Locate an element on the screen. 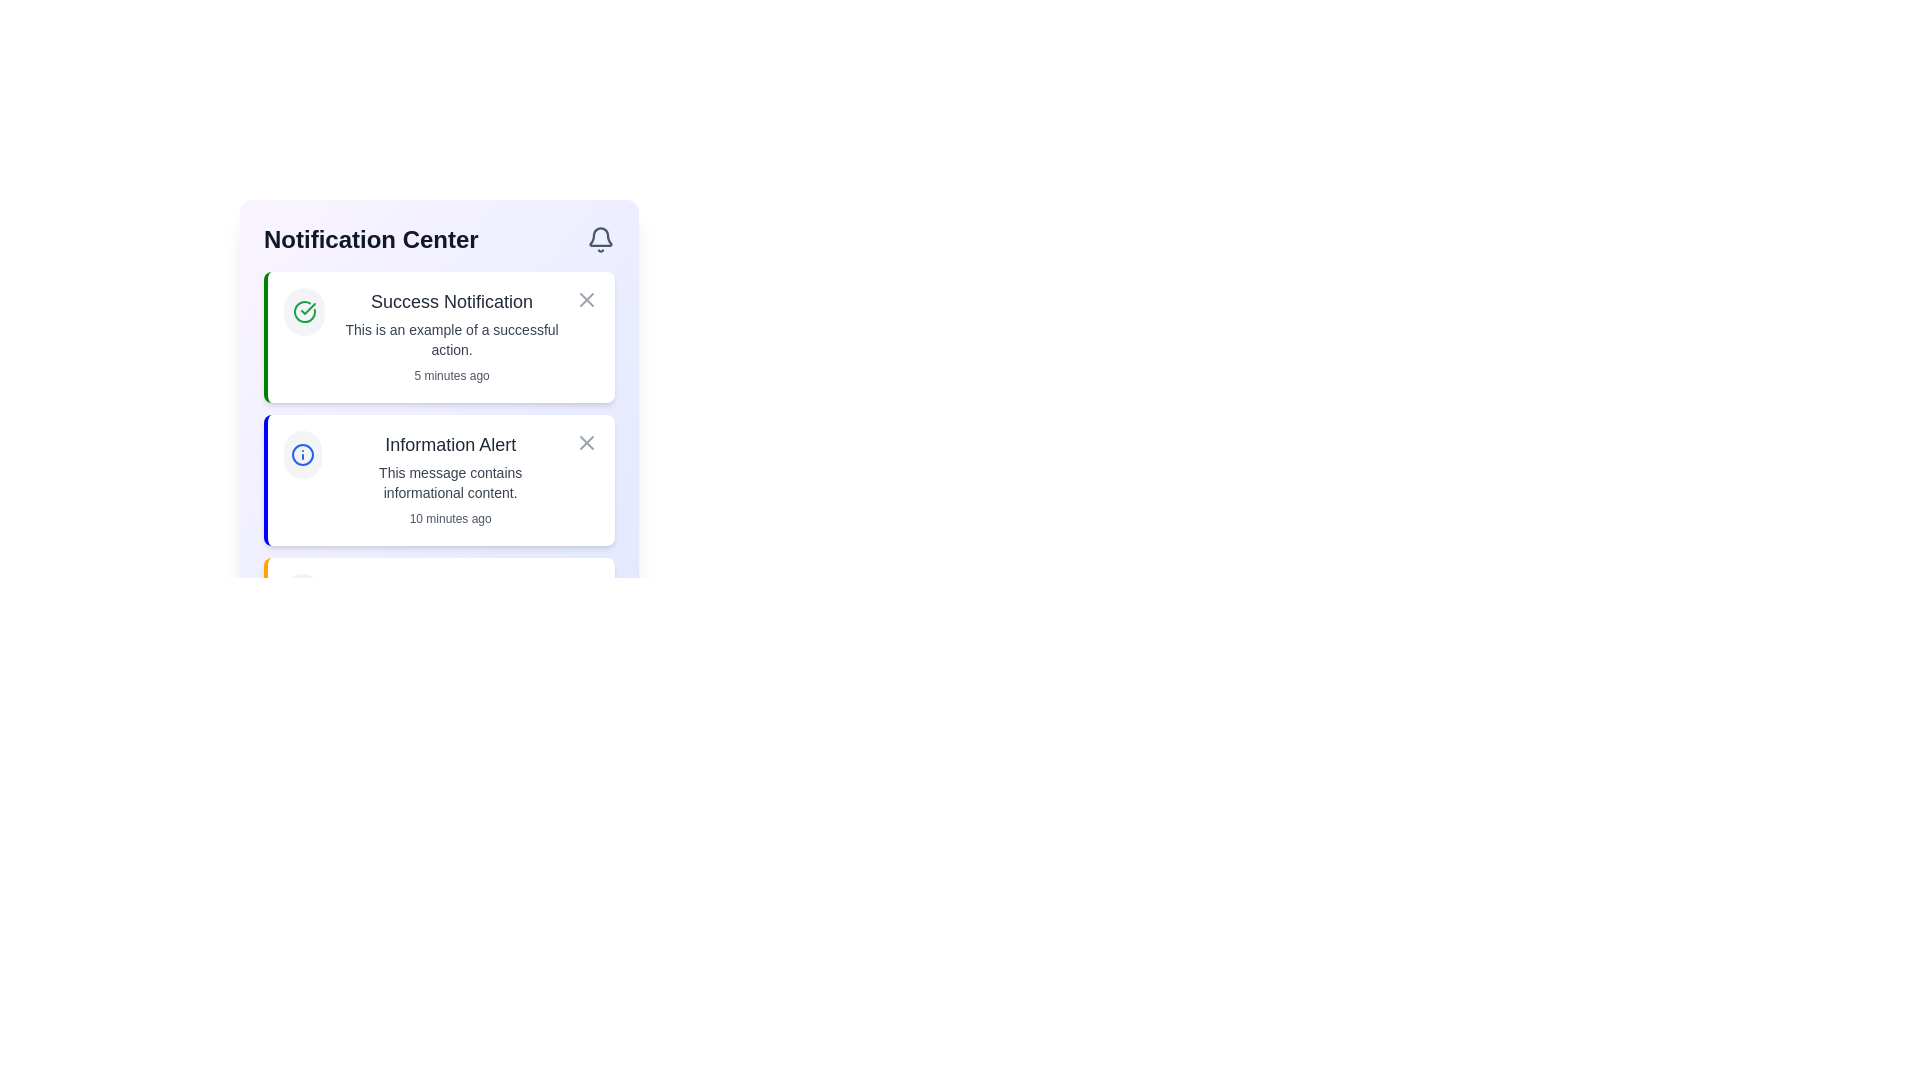 This screenshot has width=1920, height=1080. the blue circular icon with a stroke width of 2 located in the top-left of the notification panel, specifically as part of the informational alert icon is located at coordinates (302, 455).